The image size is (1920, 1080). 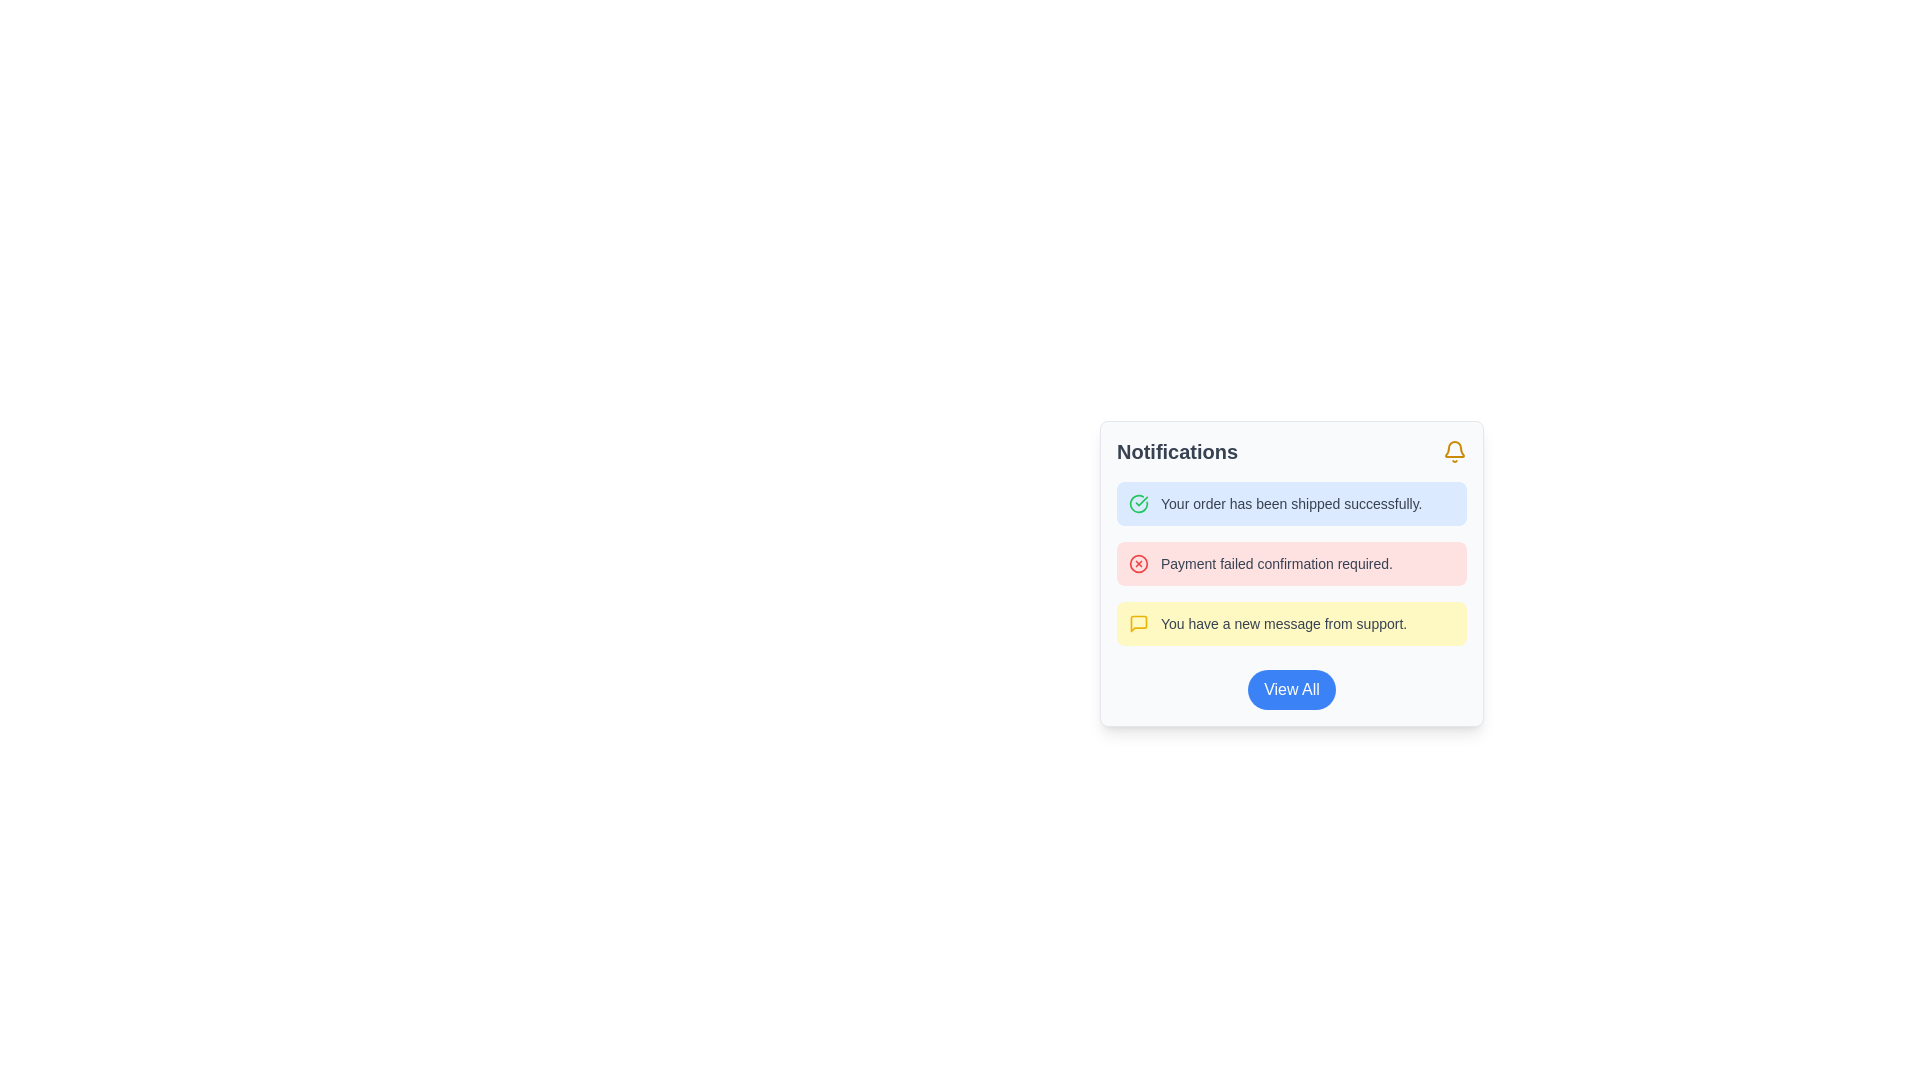 What do you see at coordinates (1454, 451) in the screenshot?
I see `the bell icon located at the top-right of the 'Notifications' heading in the notifications card` at bounding box center [1454, 451].